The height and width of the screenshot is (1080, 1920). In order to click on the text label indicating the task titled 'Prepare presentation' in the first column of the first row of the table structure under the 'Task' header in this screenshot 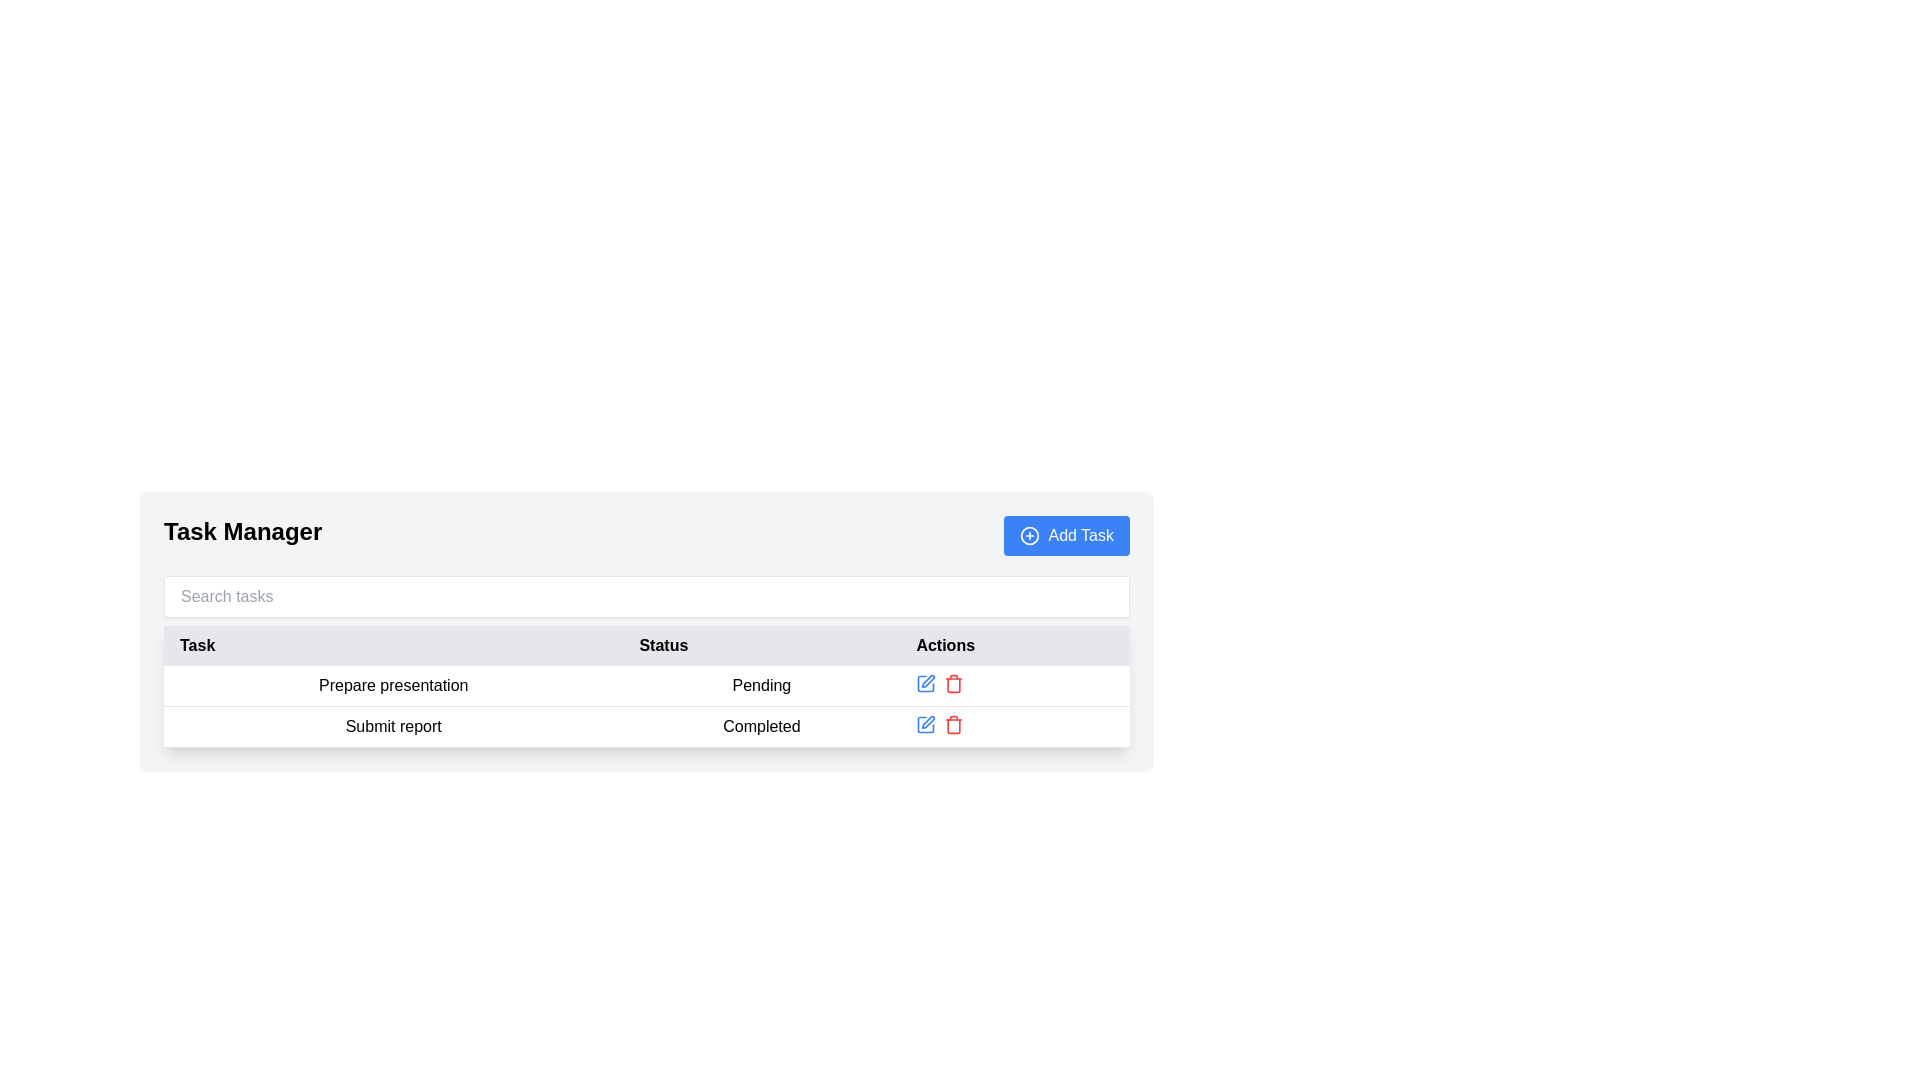, I will do `click(393, 685)`.